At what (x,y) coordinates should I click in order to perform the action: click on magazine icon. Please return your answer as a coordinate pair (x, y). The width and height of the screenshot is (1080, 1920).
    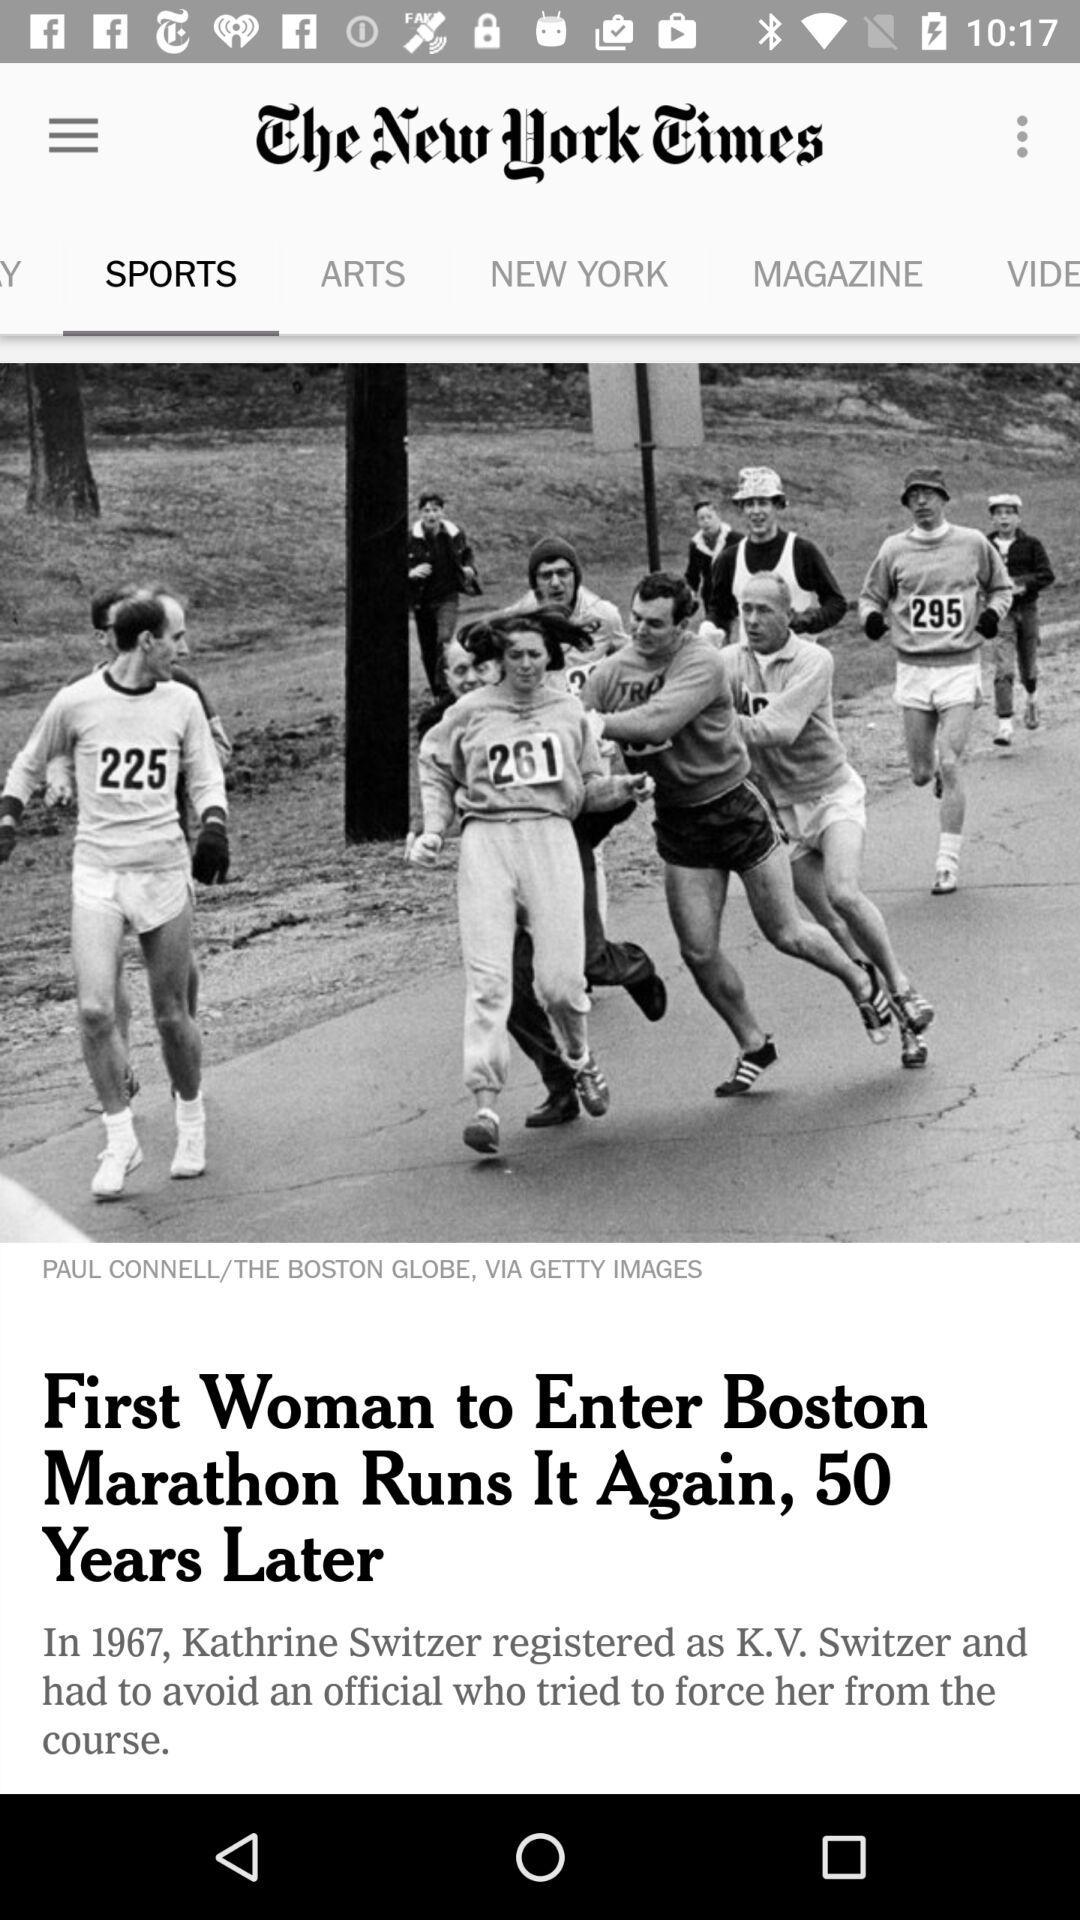
    Looking at the image, I should click on (837, 272).